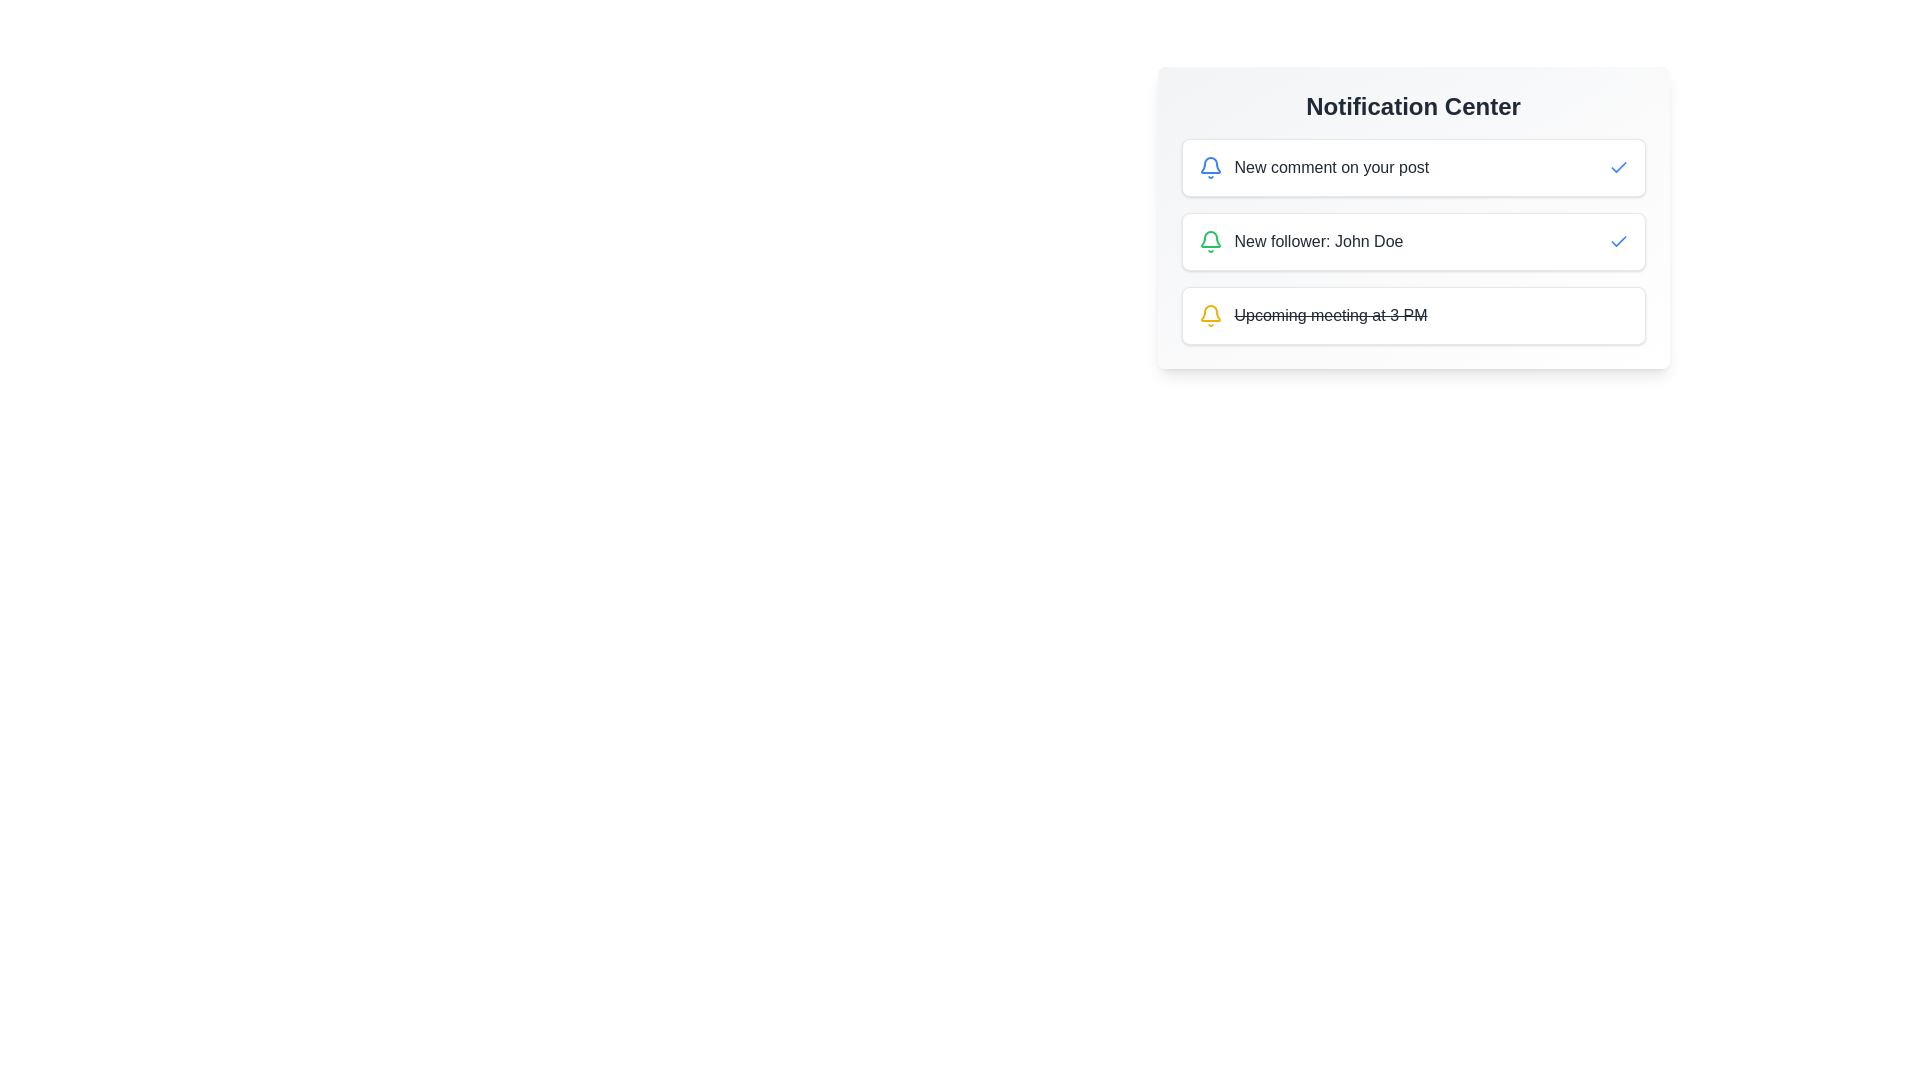 This screenshot has height=1080, width=1920. Describe the element at coordinates (1209, 315) in the screenshot. I see `the yellow bell icon with a rounded shape and bold outline located in the notification center, specifically to the immediate left of the text 'Upcoming meeting at 3 PM'` at that location.